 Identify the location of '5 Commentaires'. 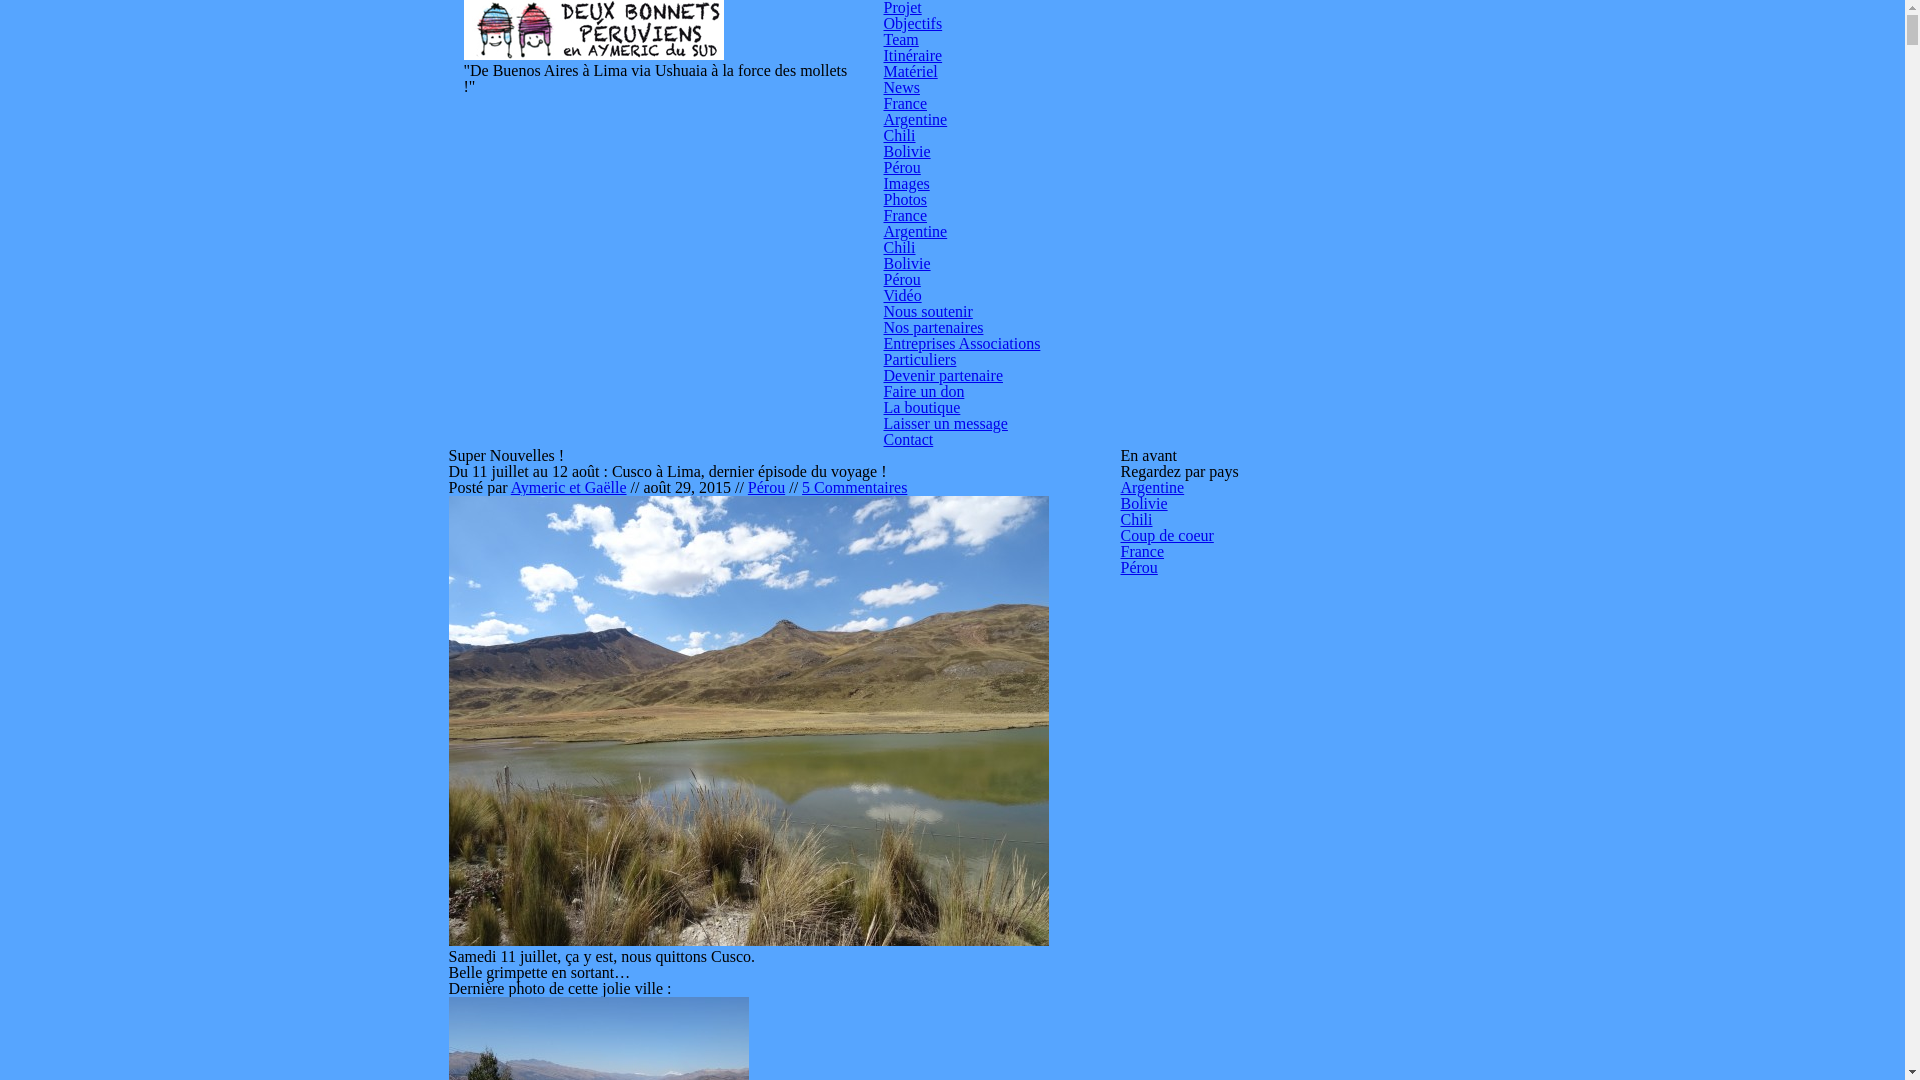
(854, 487).